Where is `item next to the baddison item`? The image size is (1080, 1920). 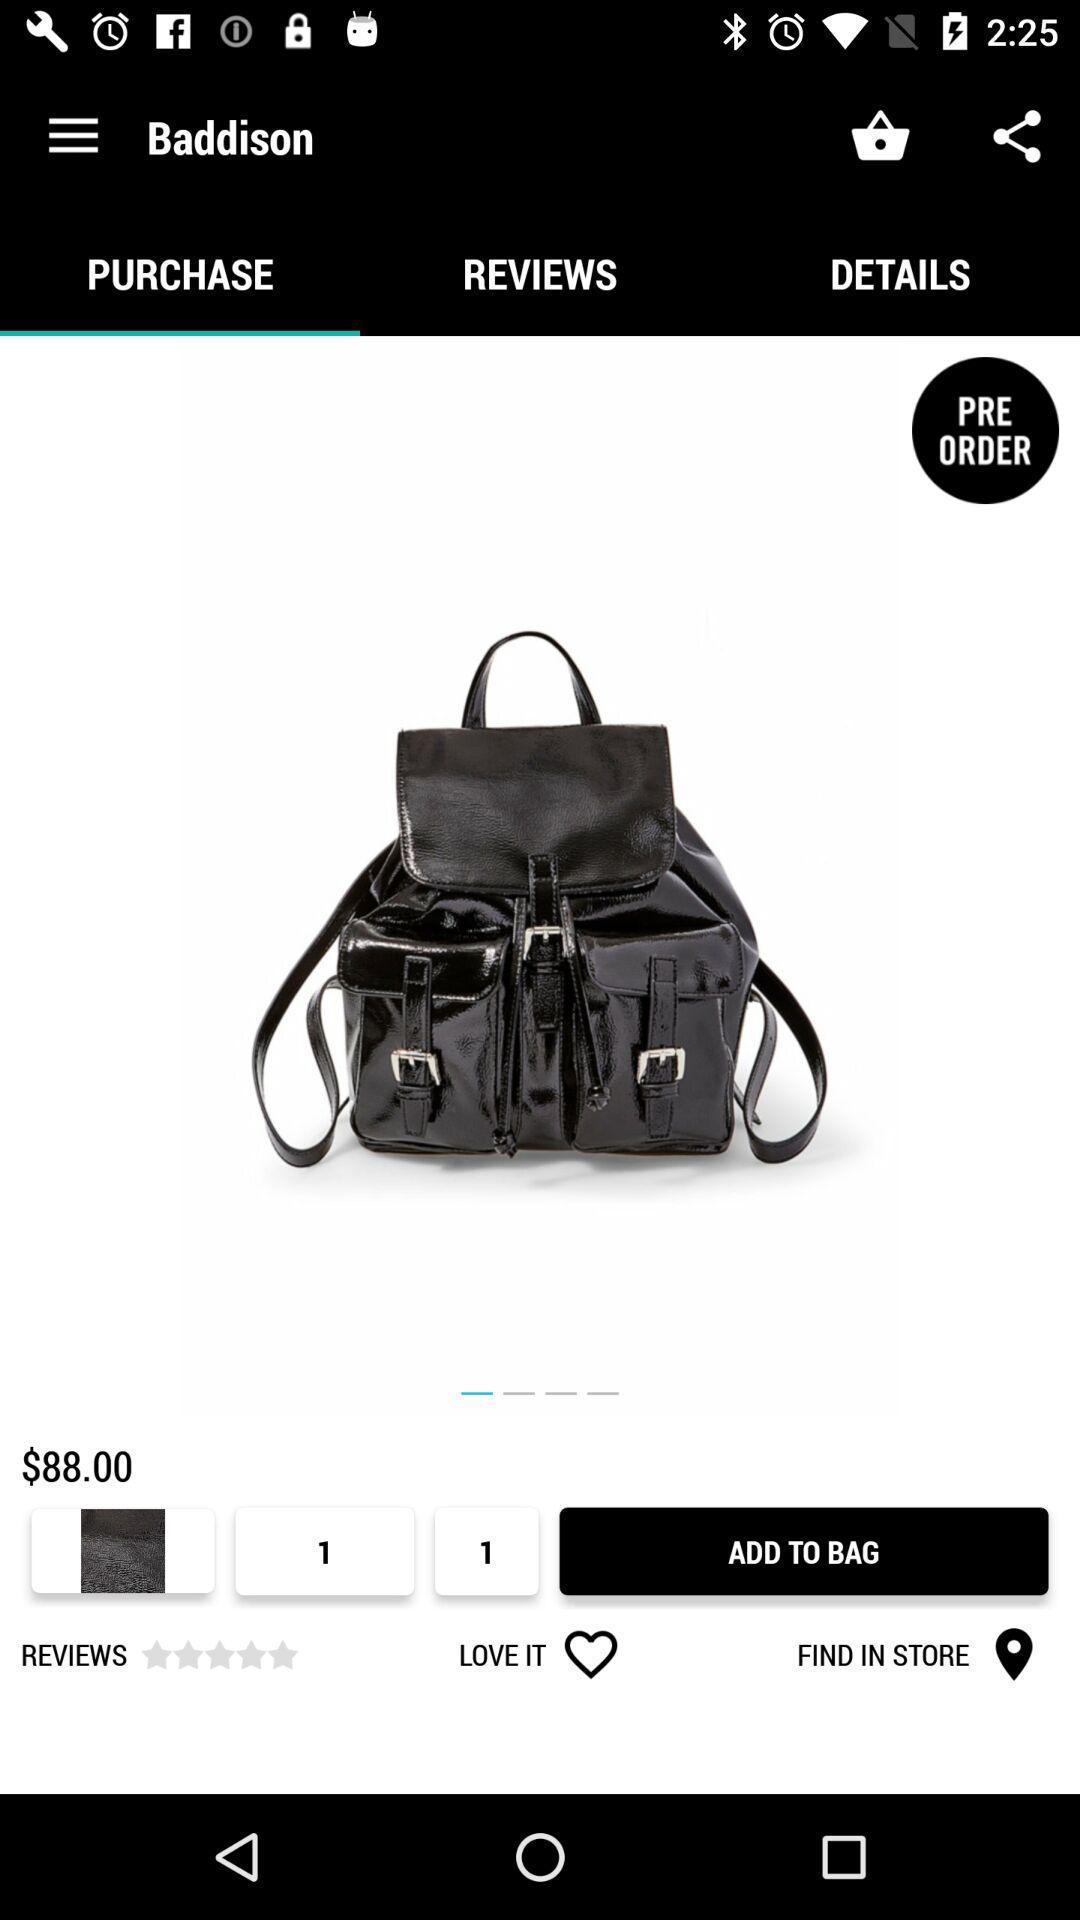 item next to the baddison item is located at coordinates (72, 135).